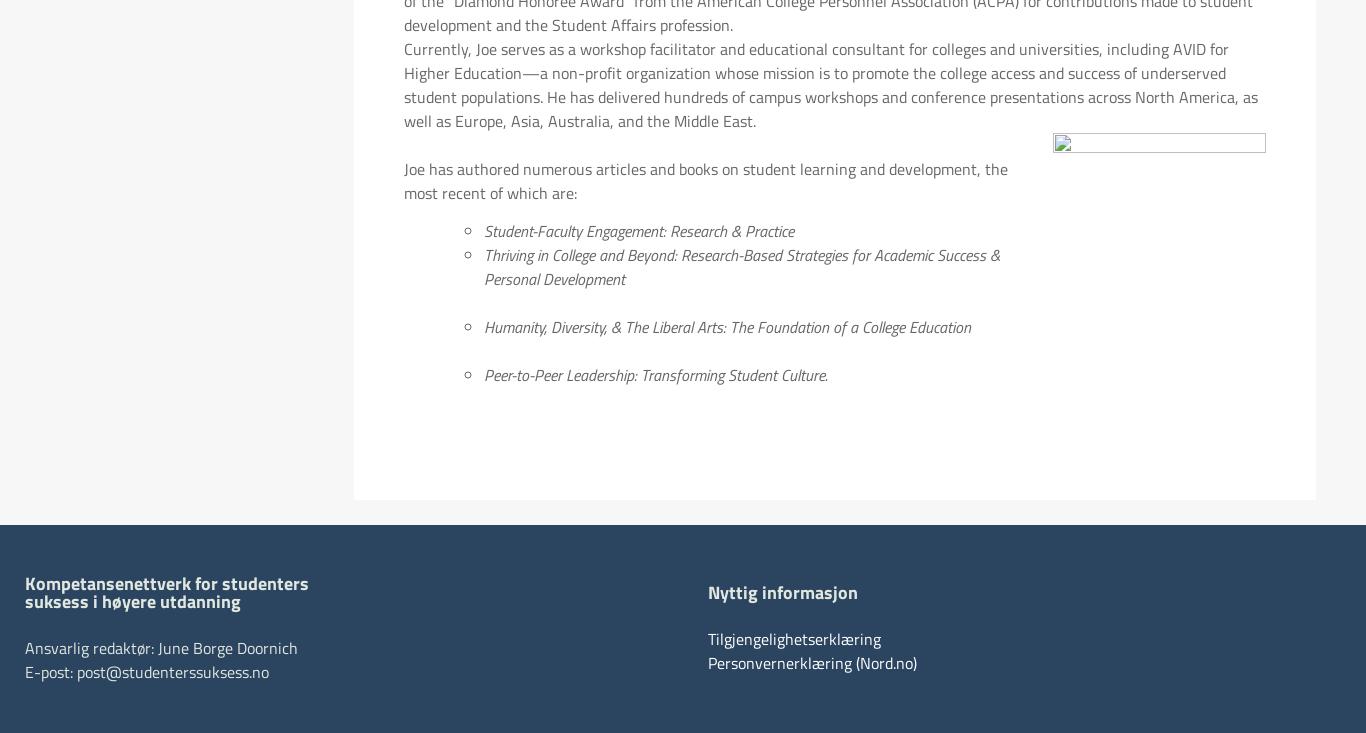 Image resolution: width=1366 pixels, height=733 pixels. I want to click on 'Peer-to-Peer Leadership: Transforming Student Culture.', so click(654, 375).